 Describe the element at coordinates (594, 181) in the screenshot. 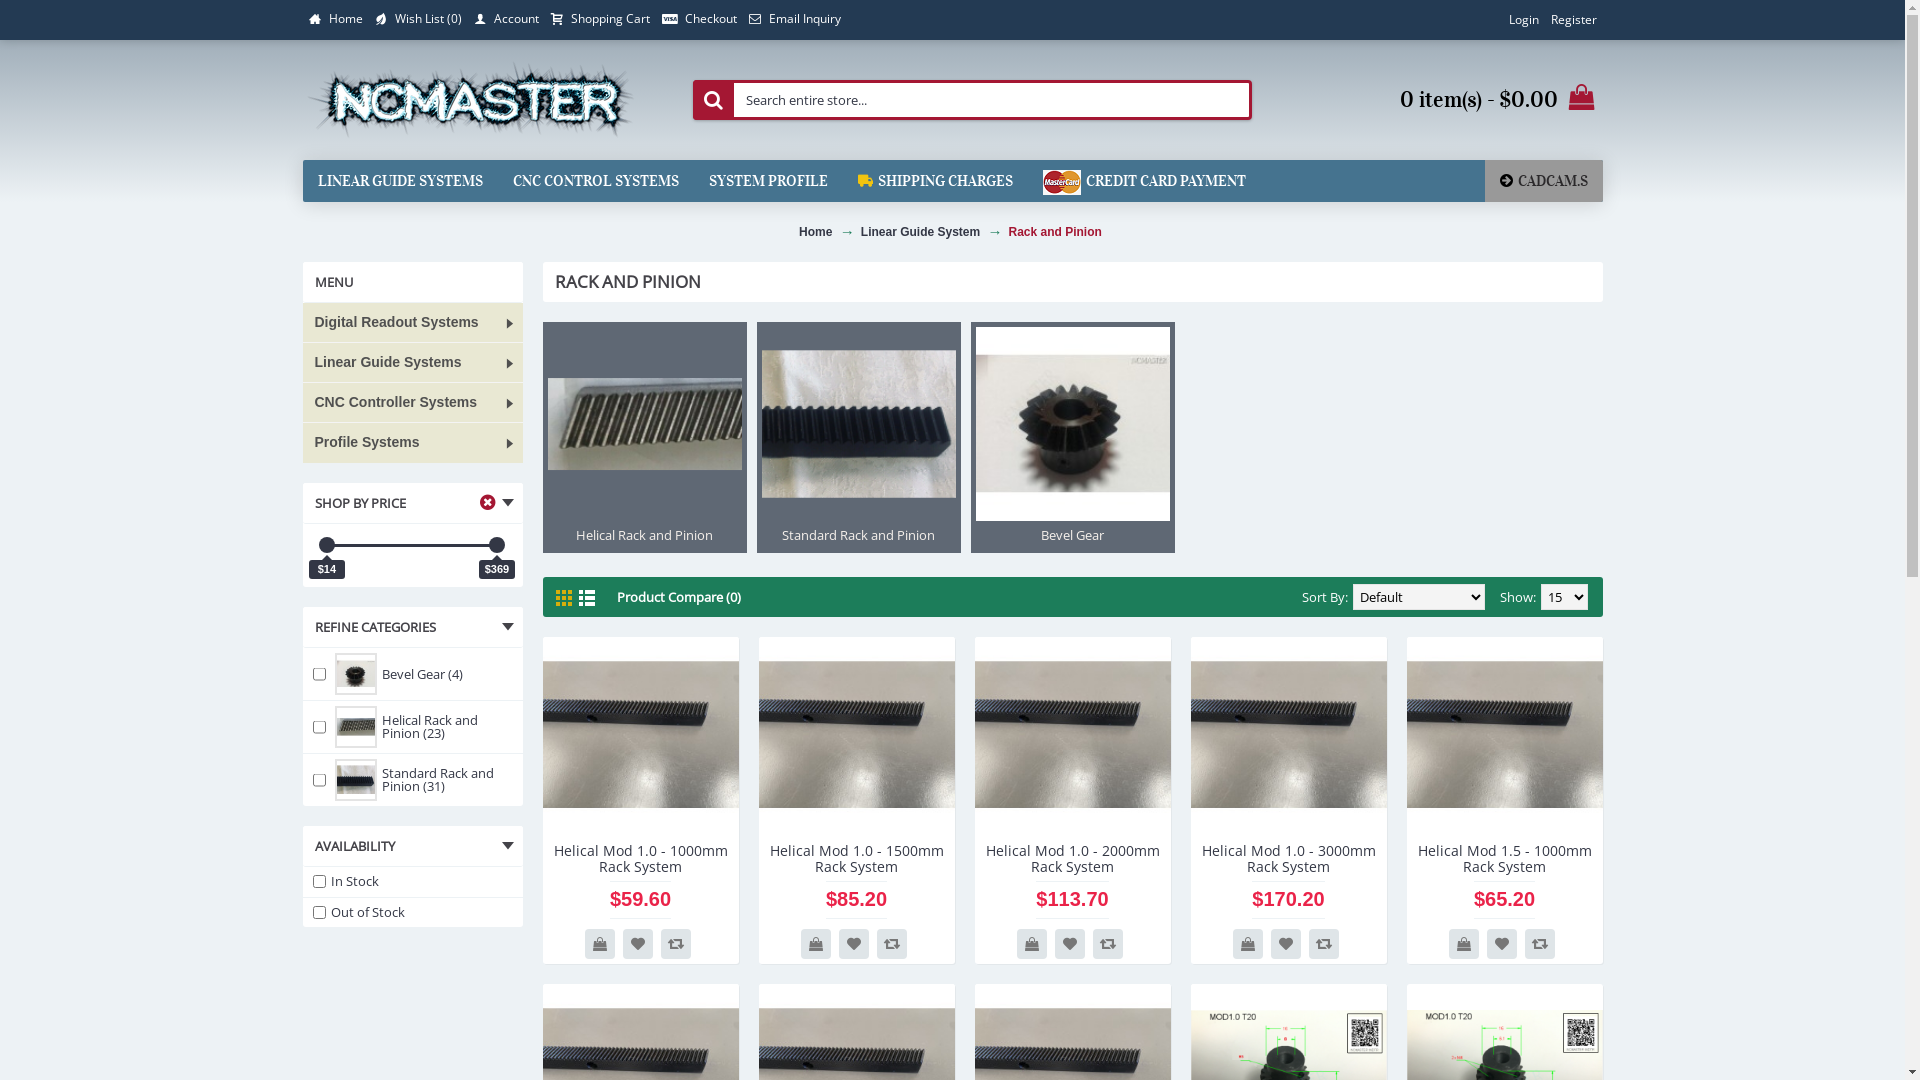

I see `'CNC CONTROL SYSTEMS'` at that location.